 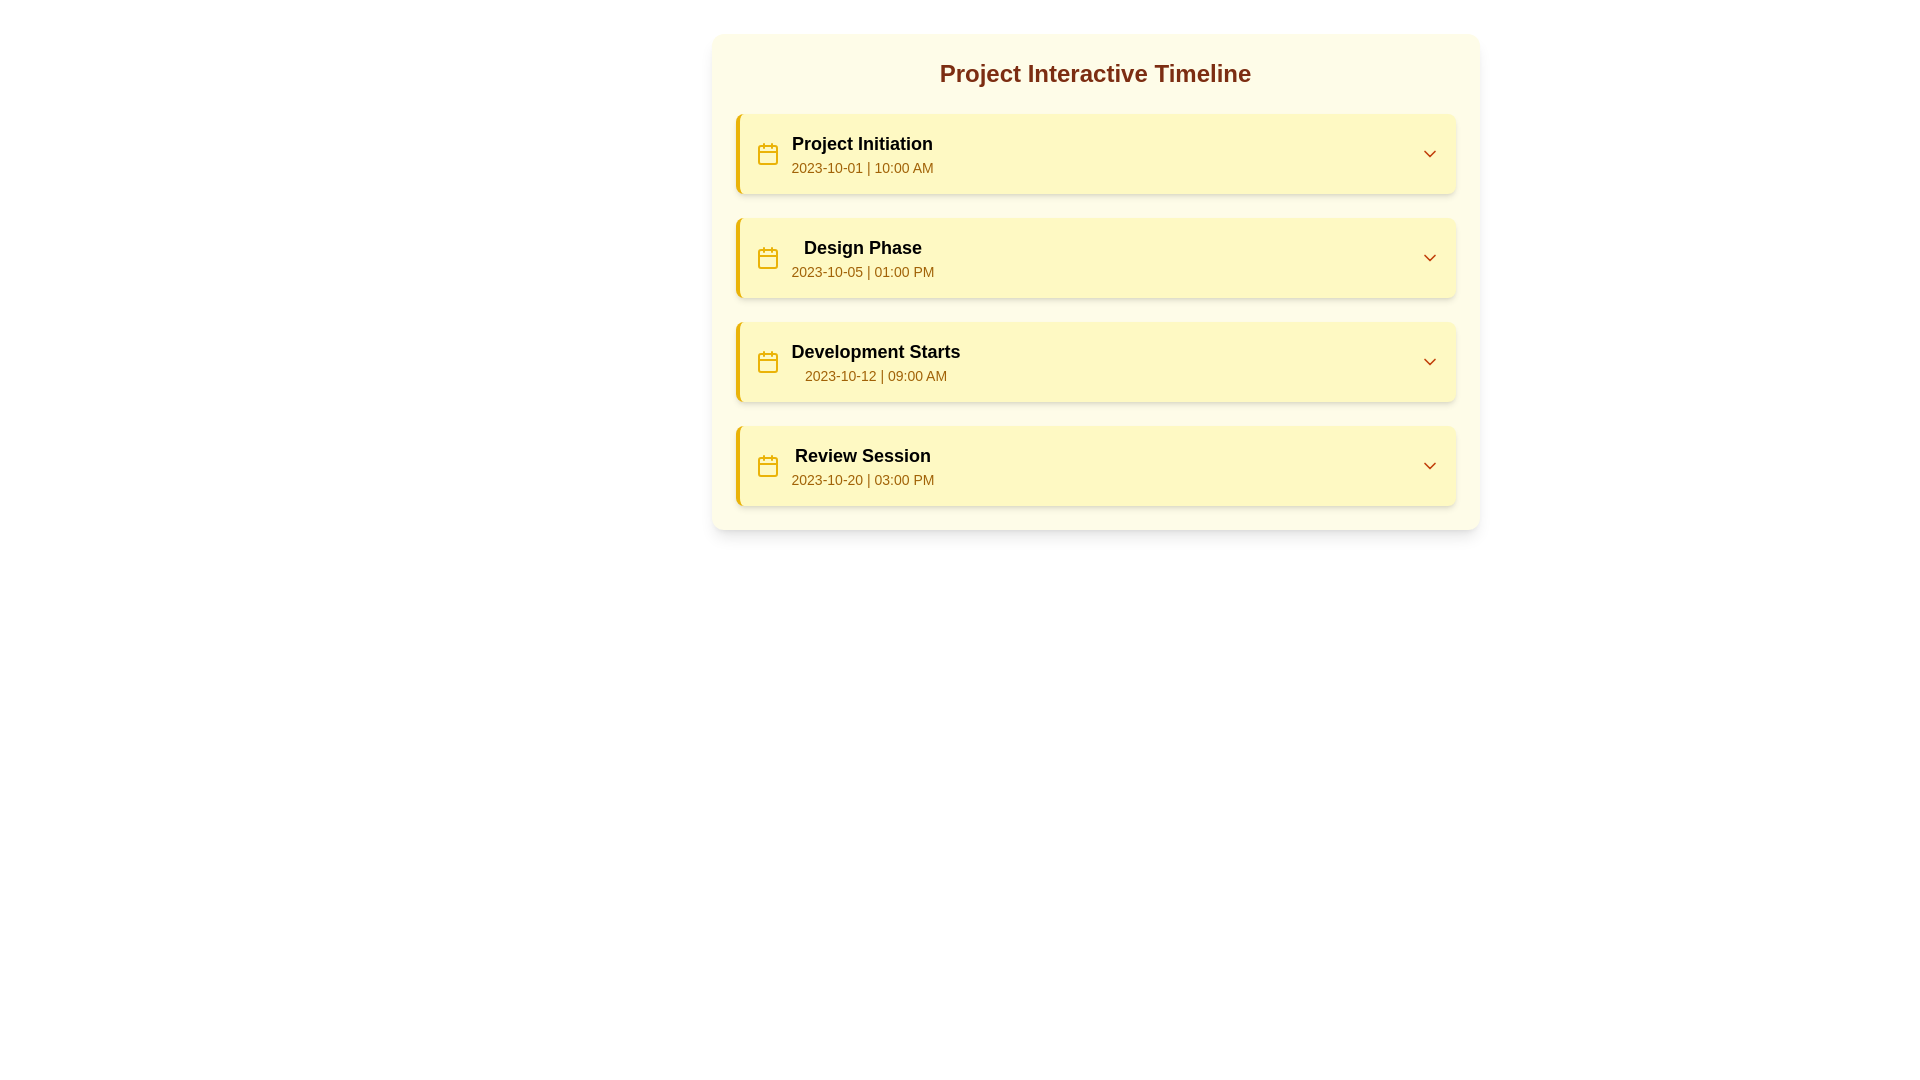 What do you see at coordinates (1428, 362) in the screenshot?
I see `the chevron icon button located at the far right of the 'Development Starts' event item` at bounding box center [1428, 362].